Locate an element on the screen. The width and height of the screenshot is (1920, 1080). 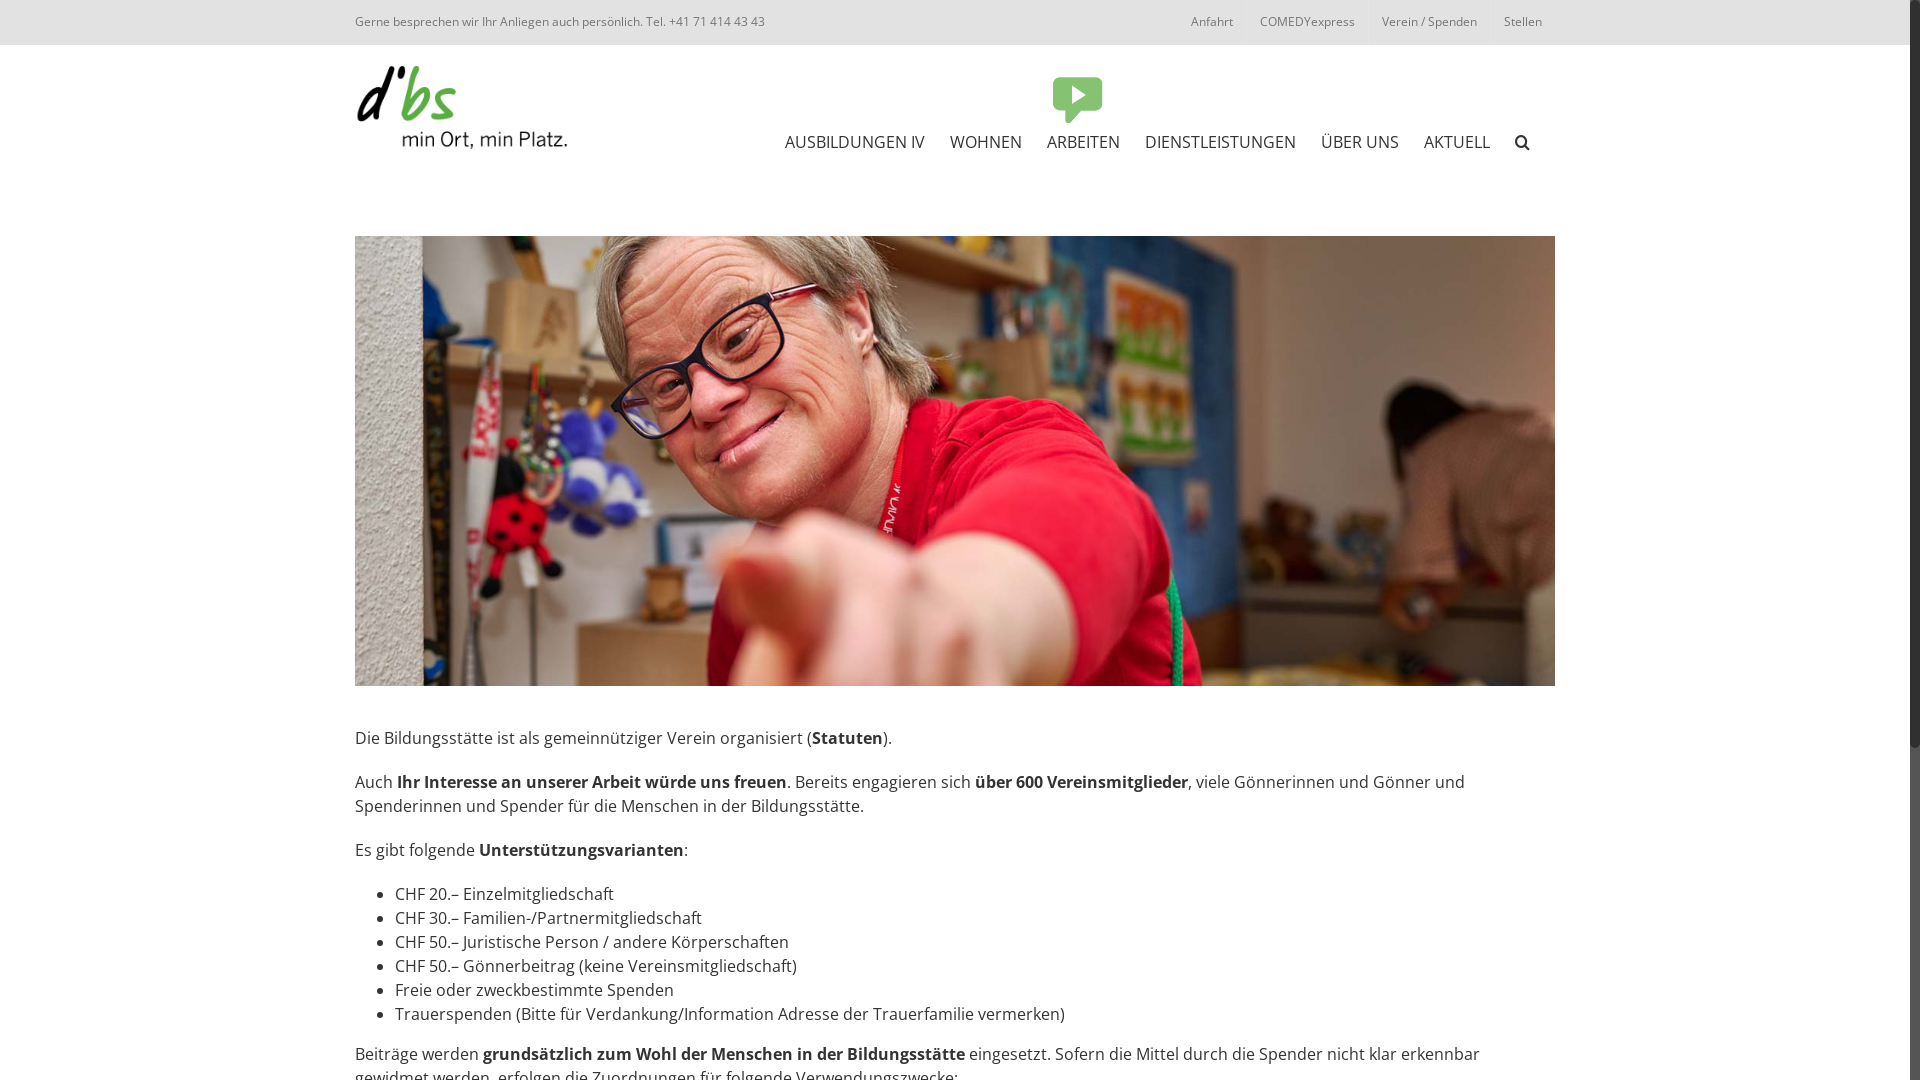
'Suche' is located at coordinates (1515, 138).